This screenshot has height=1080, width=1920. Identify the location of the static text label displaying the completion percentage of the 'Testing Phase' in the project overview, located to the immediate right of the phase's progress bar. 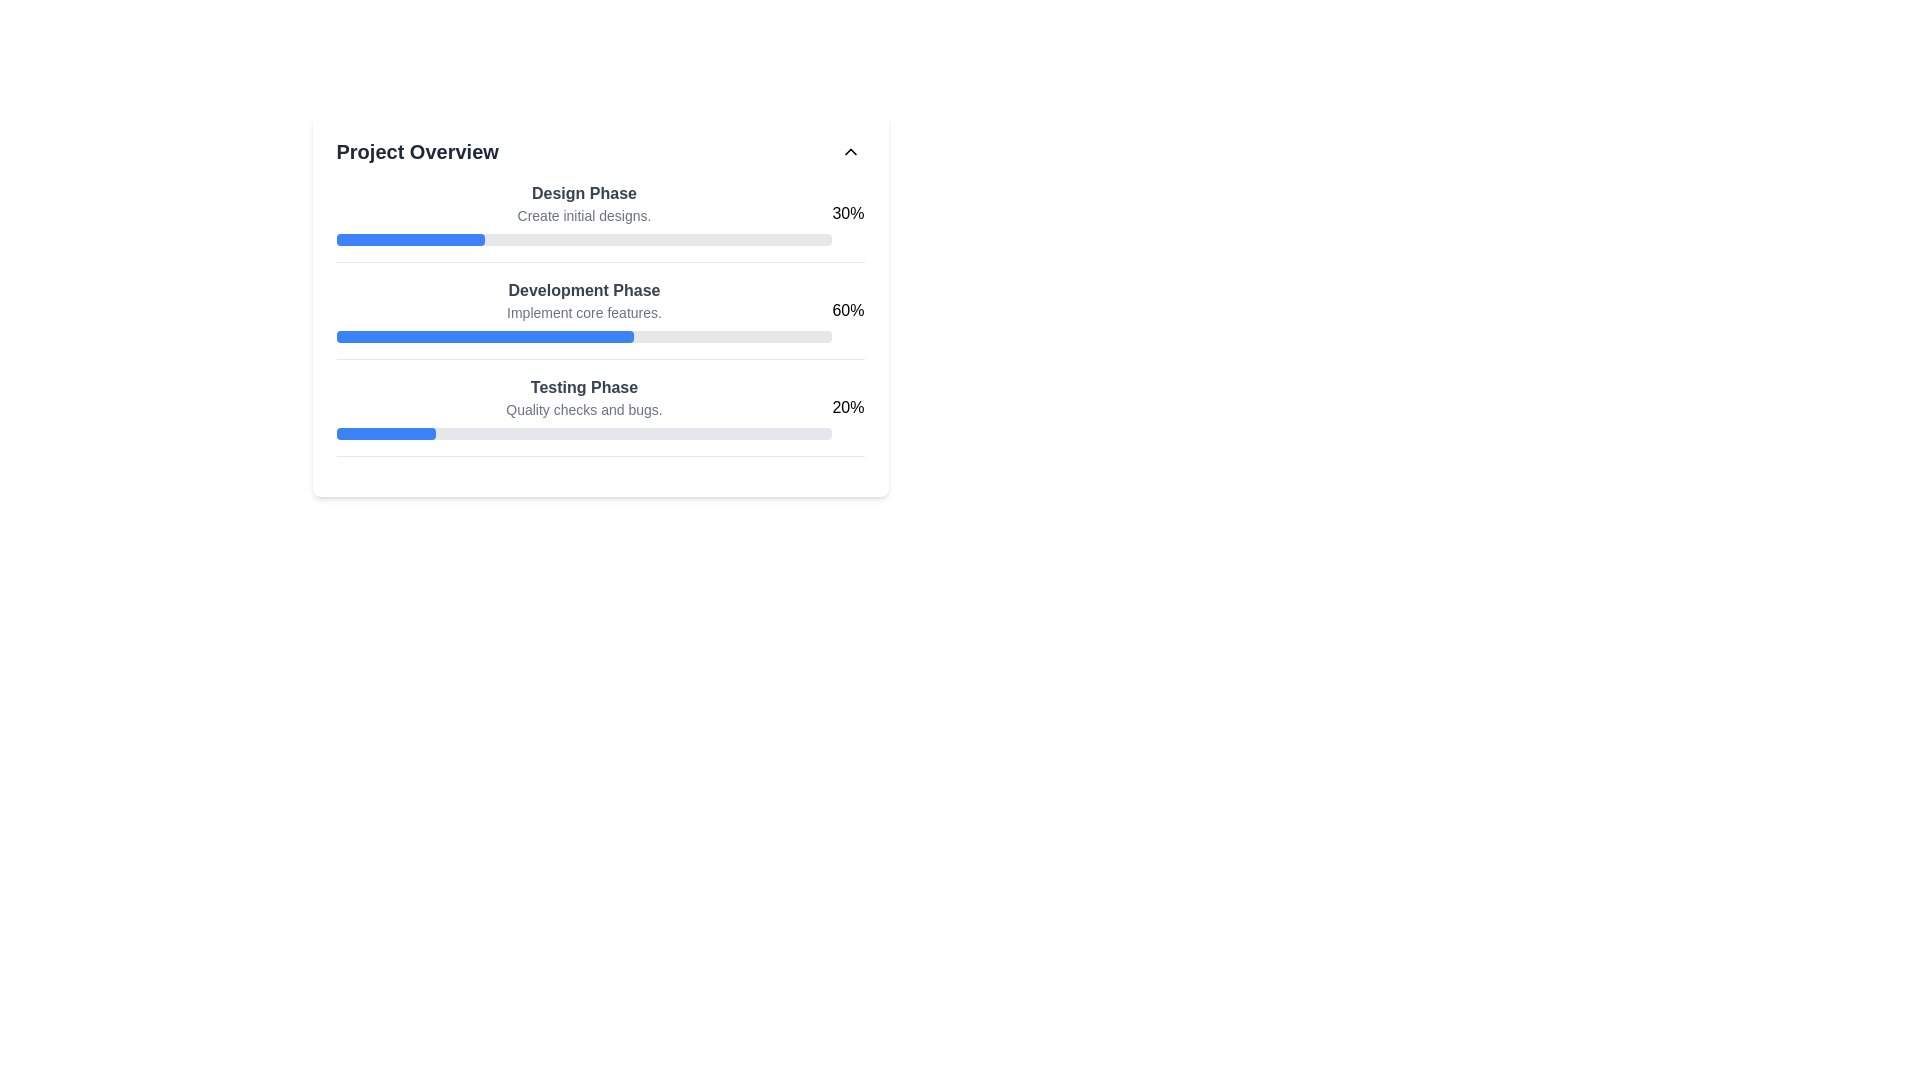
(848, 406).